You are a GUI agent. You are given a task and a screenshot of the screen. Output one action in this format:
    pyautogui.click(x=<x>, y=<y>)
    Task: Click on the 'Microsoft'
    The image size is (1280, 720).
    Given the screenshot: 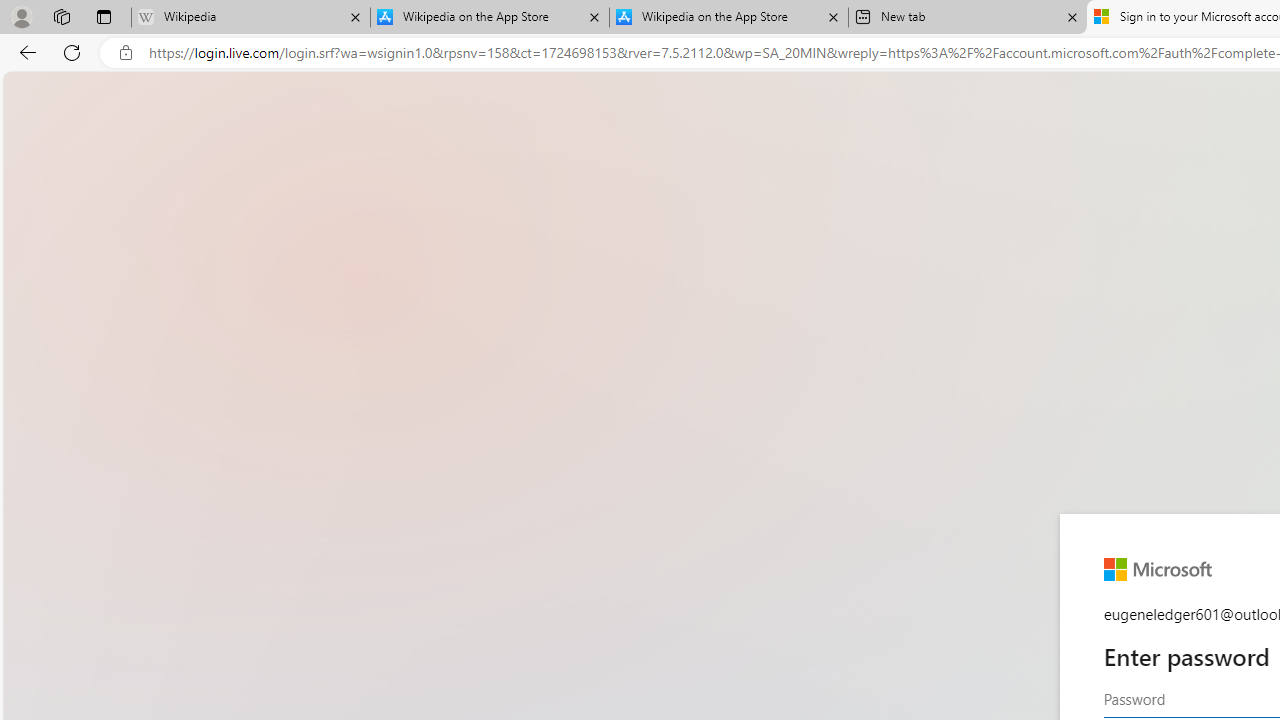 What is the action you would take?
    pyautogui.click(x=1157, y=569)
    